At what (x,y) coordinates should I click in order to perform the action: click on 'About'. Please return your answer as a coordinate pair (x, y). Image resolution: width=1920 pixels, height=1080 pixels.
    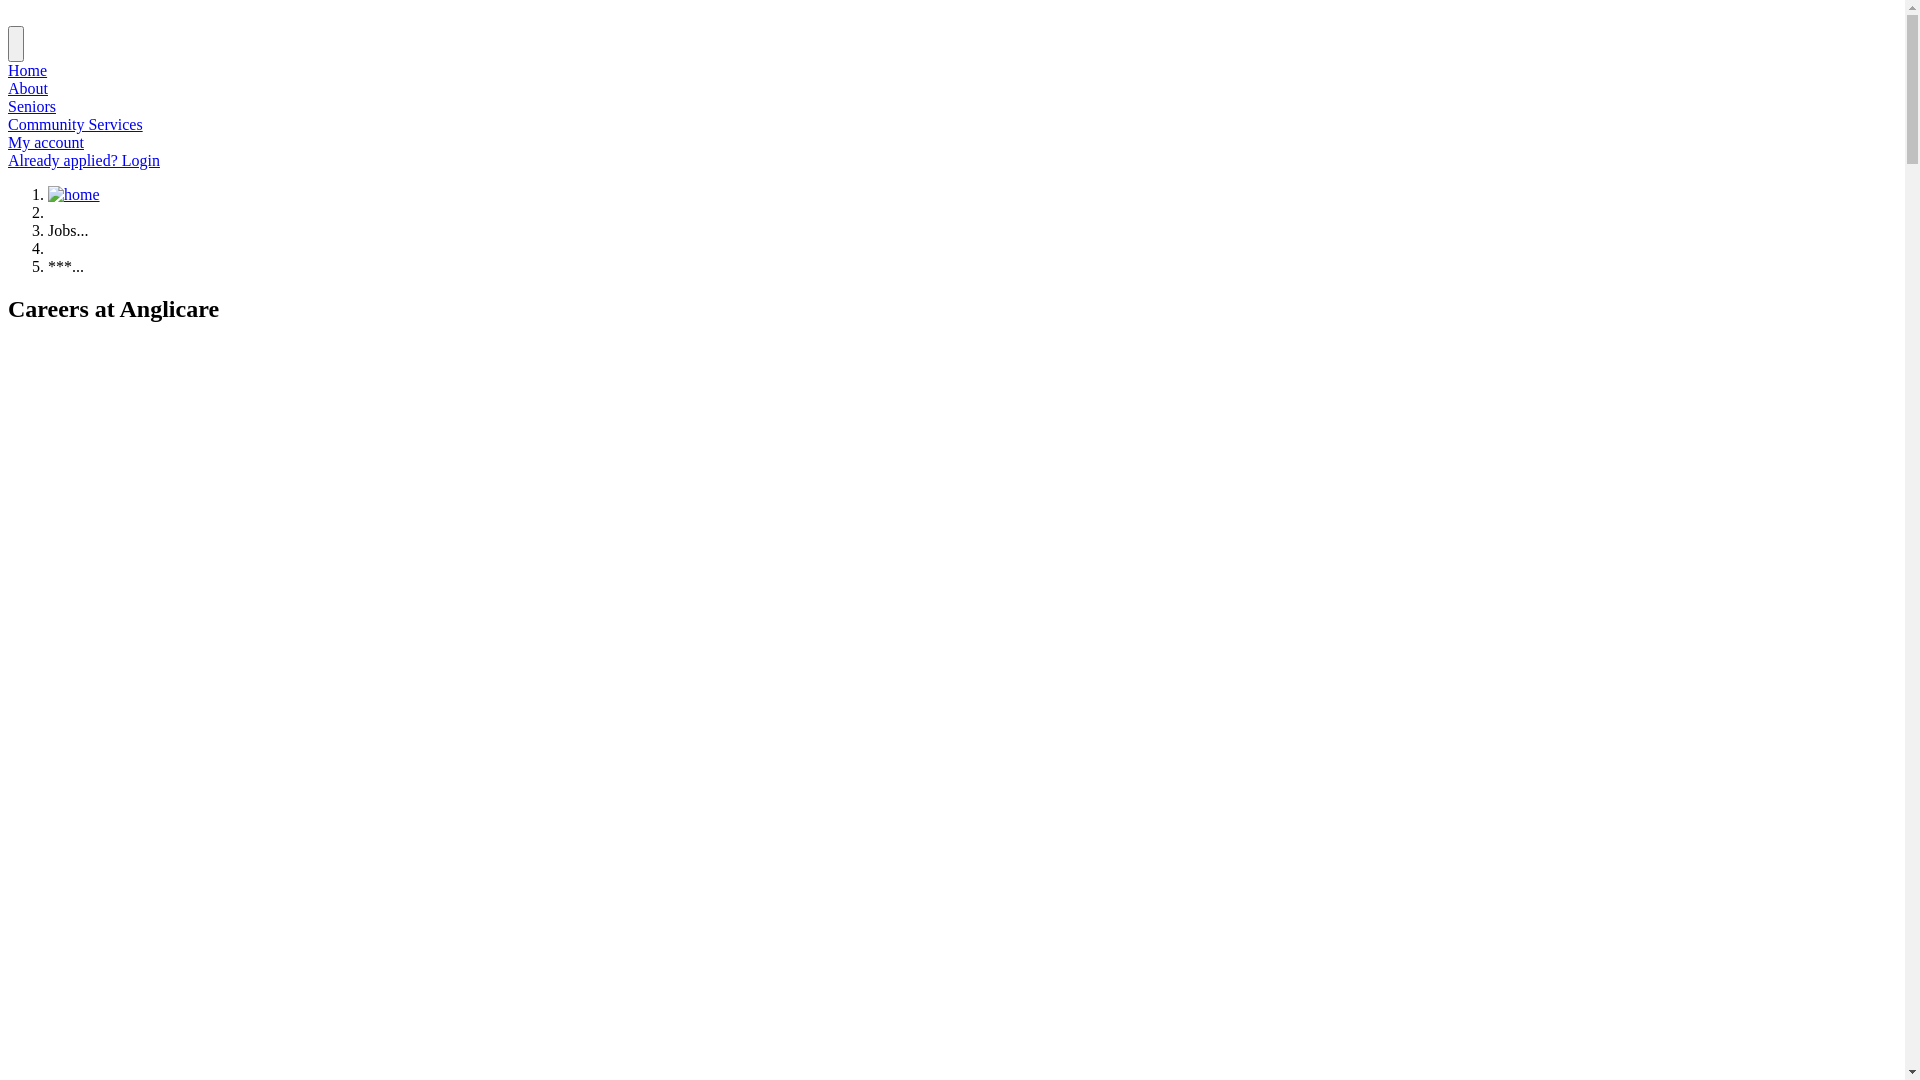
    Looking at the image, I should click on (8, 87).